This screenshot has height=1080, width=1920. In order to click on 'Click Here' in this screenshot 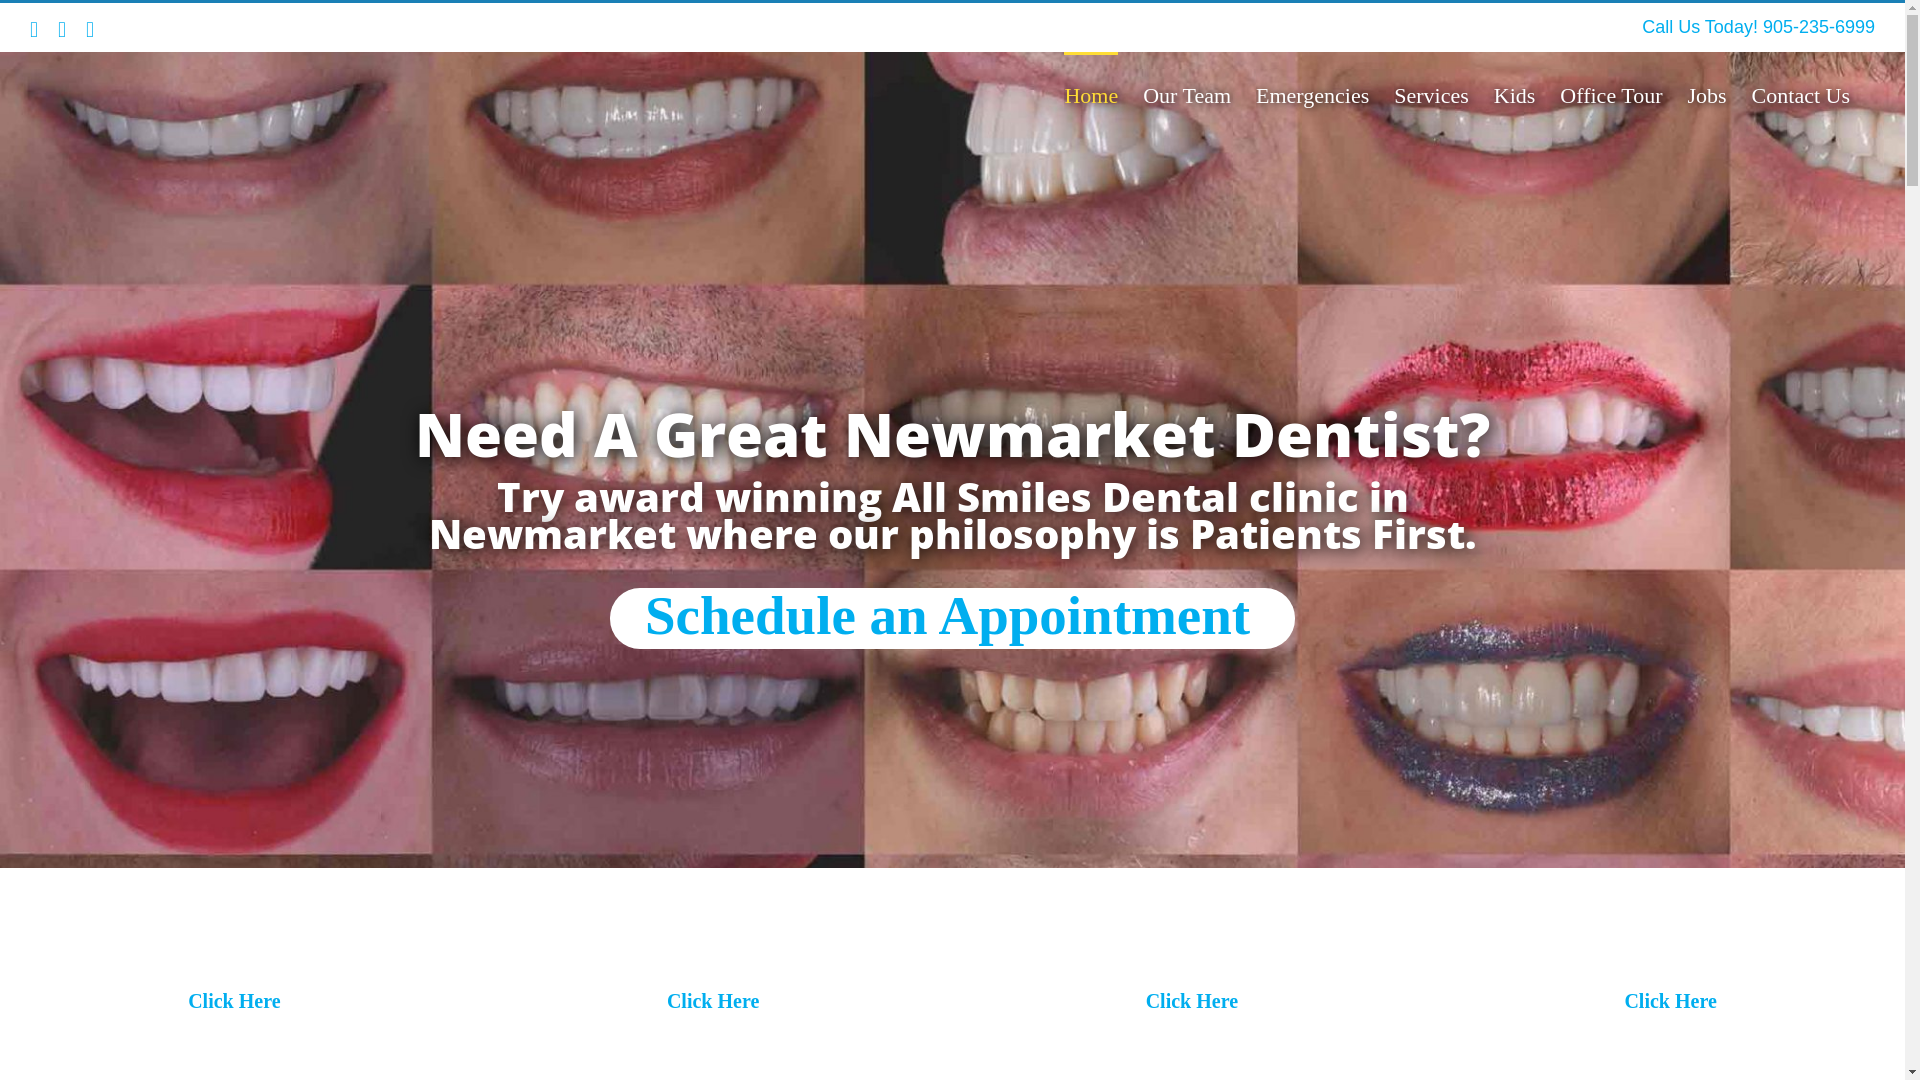, I will do `click(234, 1001)`.